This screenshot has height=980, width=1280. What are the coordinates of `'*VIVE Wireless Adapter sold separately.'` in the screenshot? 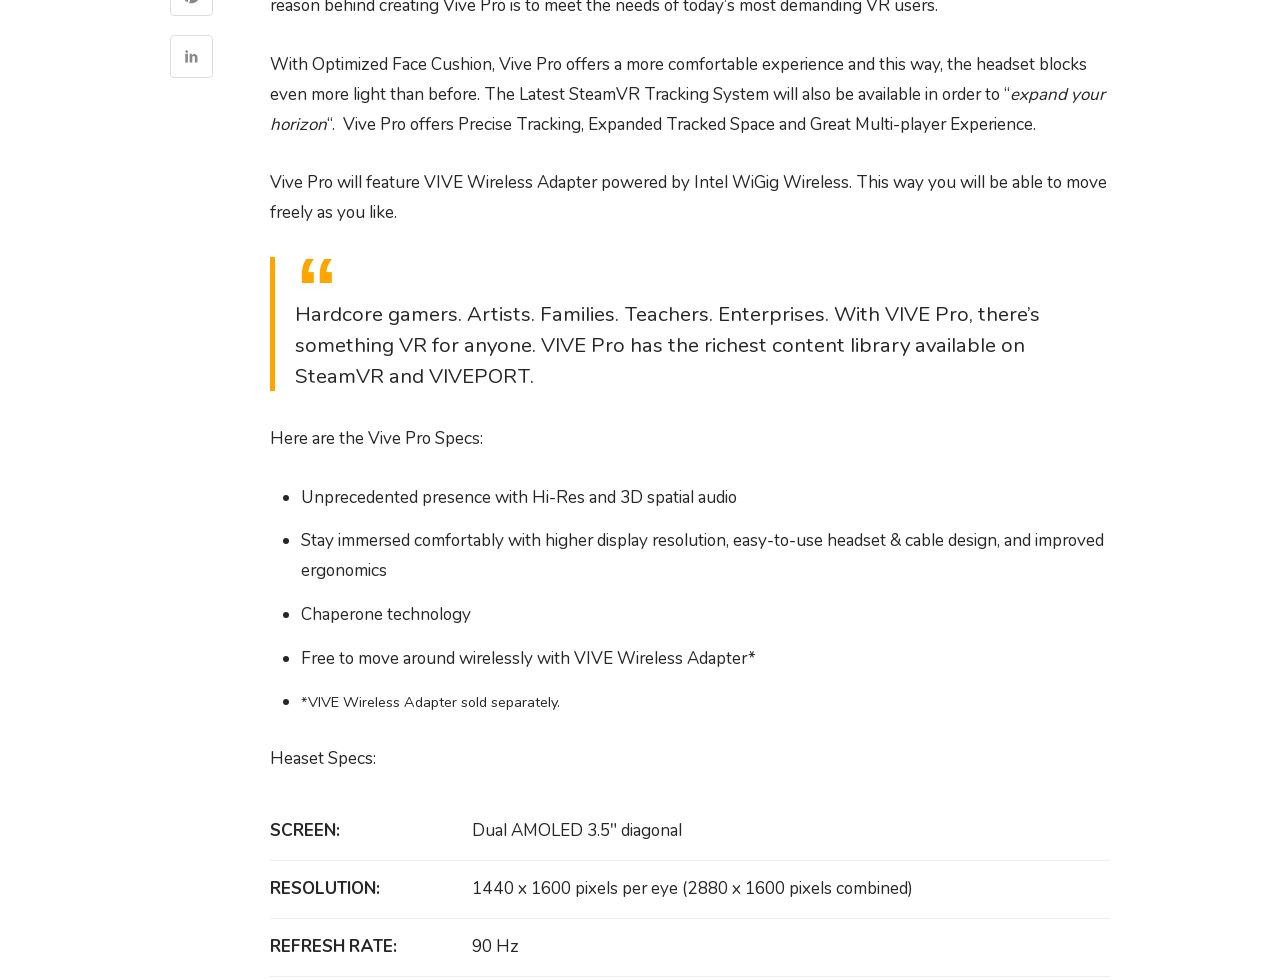 It's located at (428, 701).